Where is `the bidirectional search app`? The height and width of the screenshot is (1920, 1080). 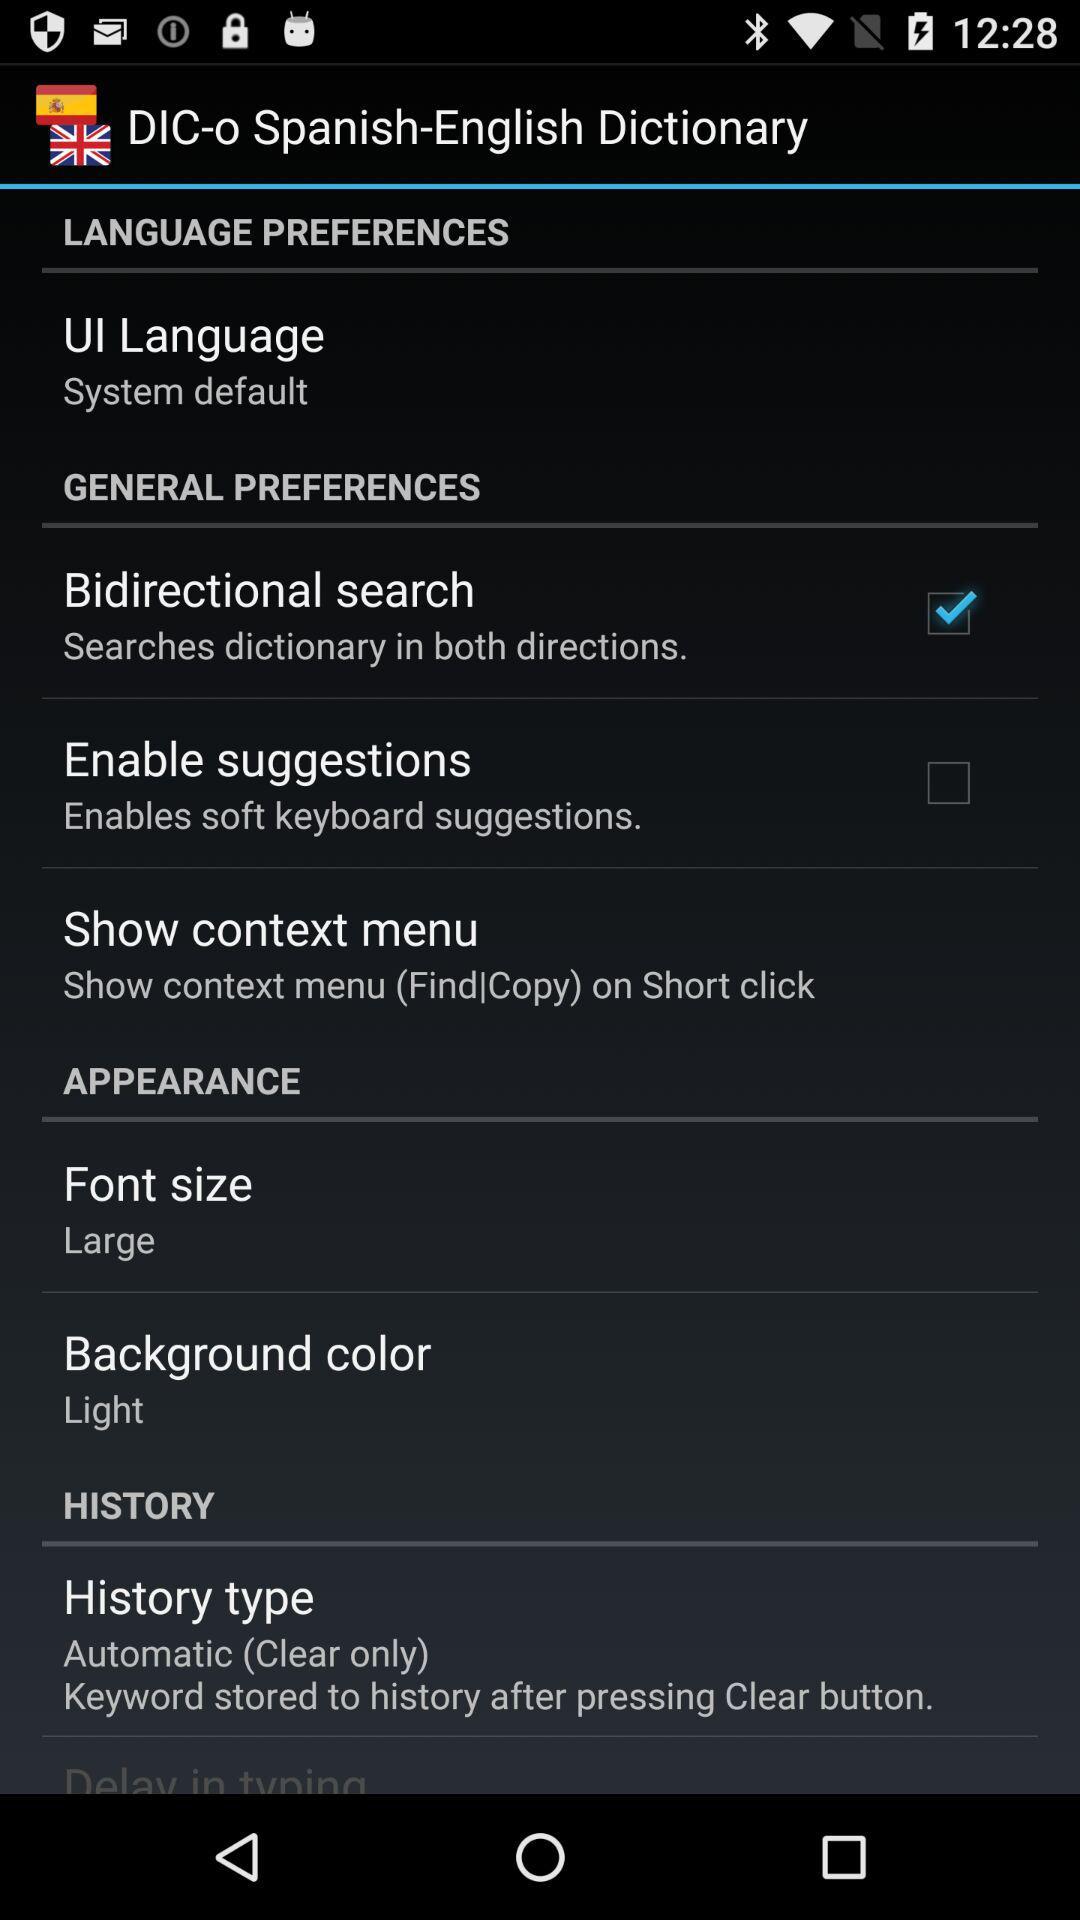 the bidirectional search app is located at coordinates (268, 587).